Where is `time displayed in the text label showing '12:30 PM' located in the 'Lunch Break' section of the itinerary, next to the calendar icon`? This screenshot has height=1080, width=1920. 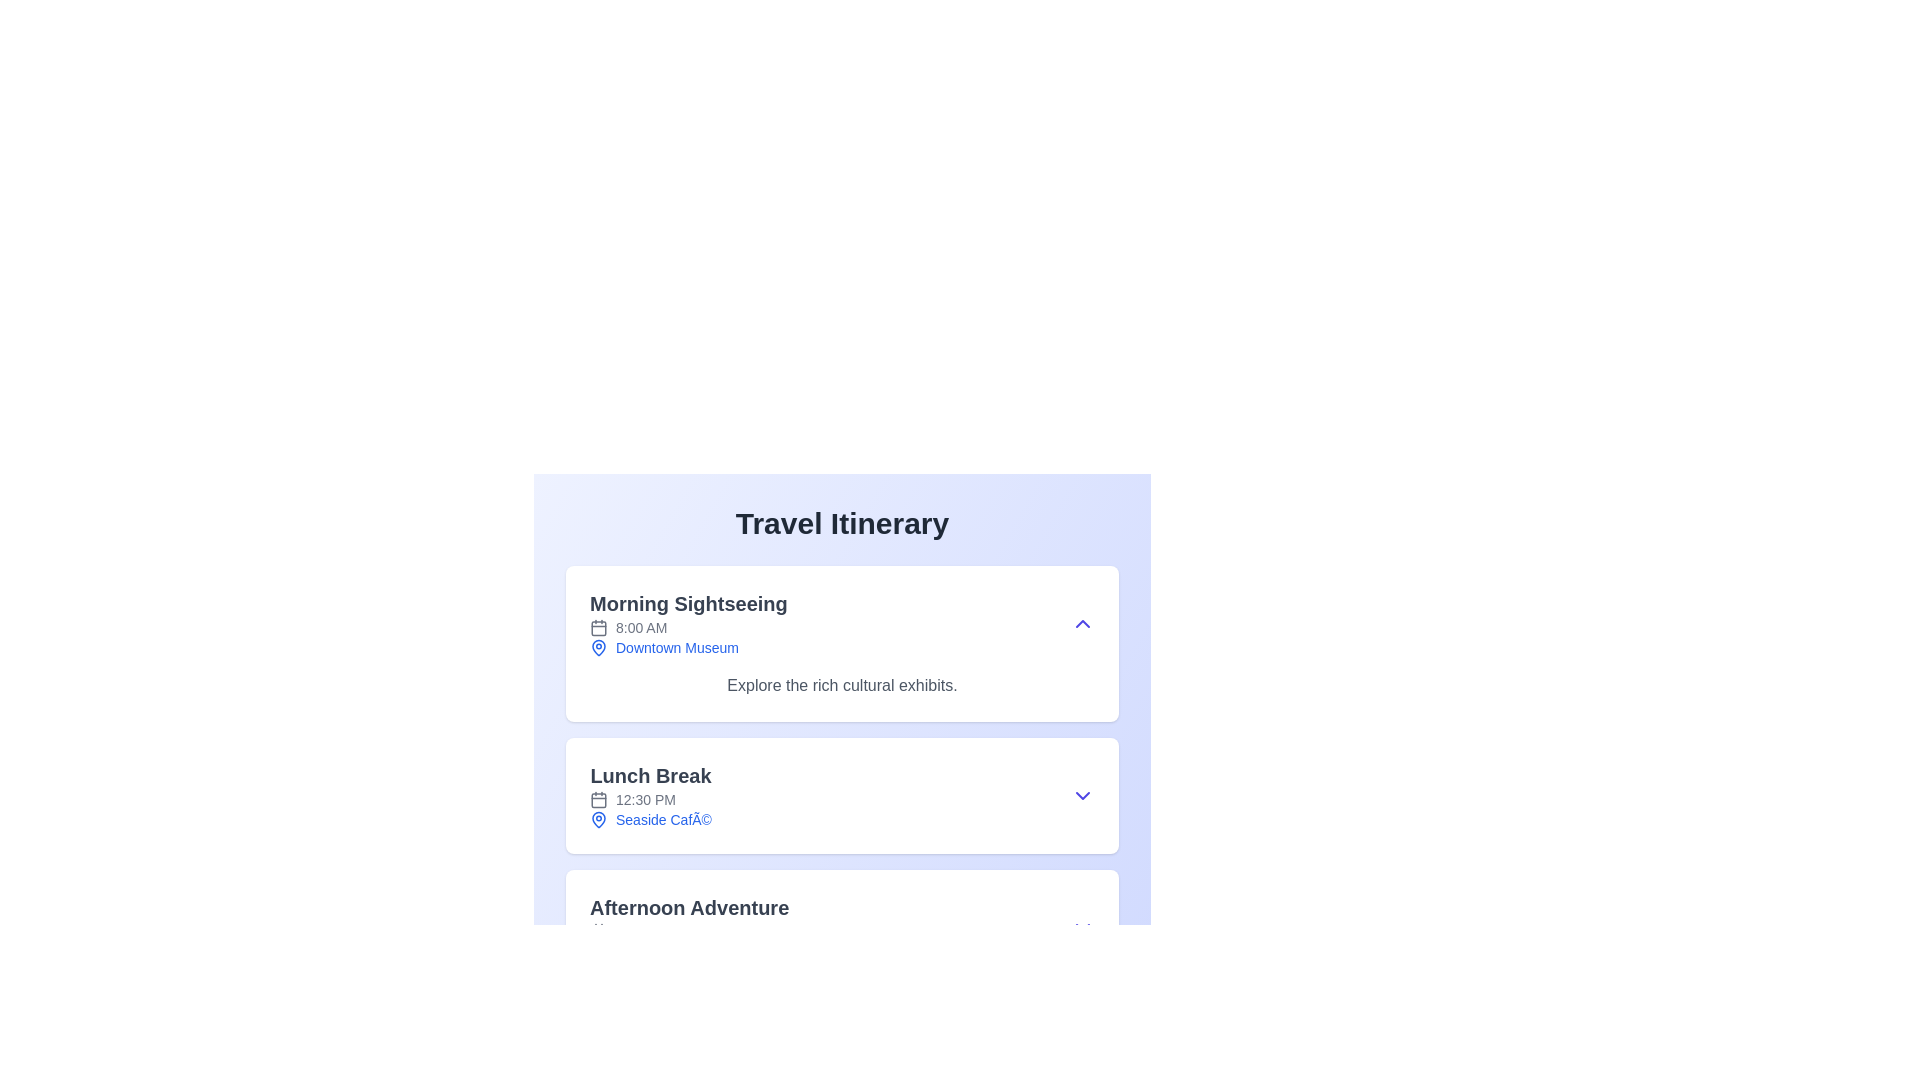
time displayed in the text label showing '12:30 PM' located in the 'Lunch Break' section of the itinerary, next to the calendar icon is located at coordinates (645, 798).